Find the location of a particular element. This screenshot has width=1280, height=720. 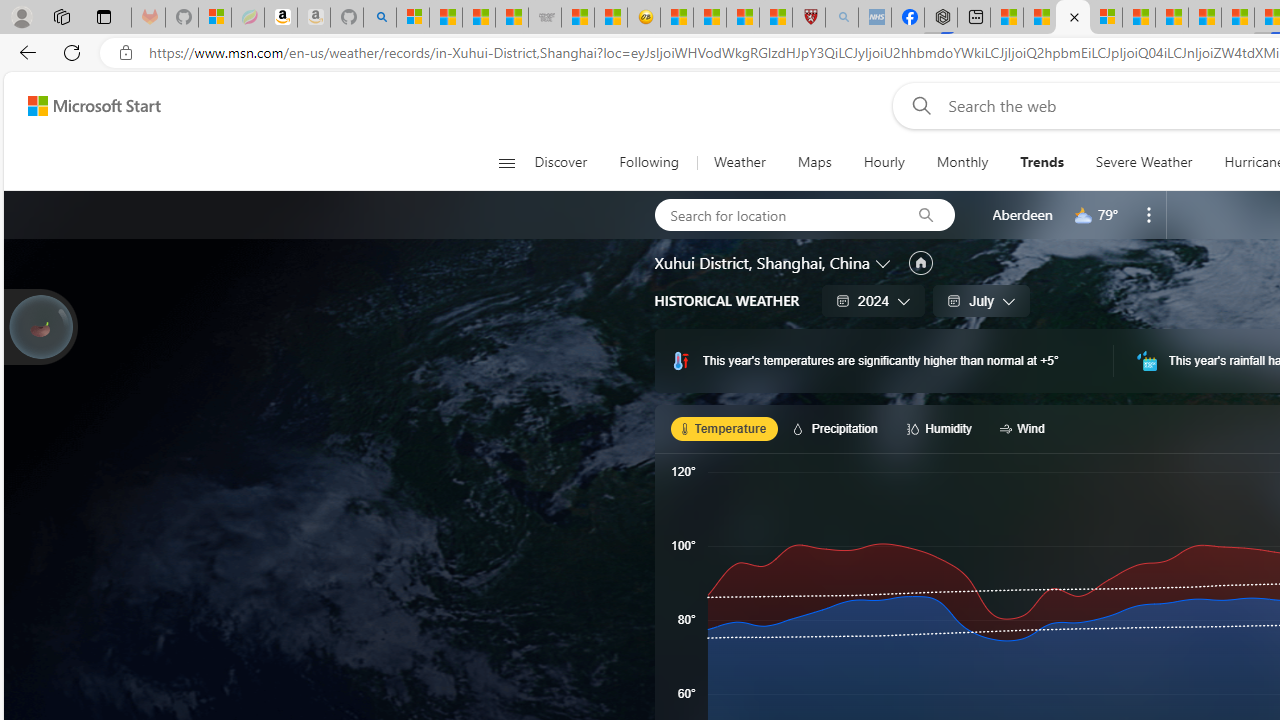

'Set as primary location' is located at coordinates (919, 262).